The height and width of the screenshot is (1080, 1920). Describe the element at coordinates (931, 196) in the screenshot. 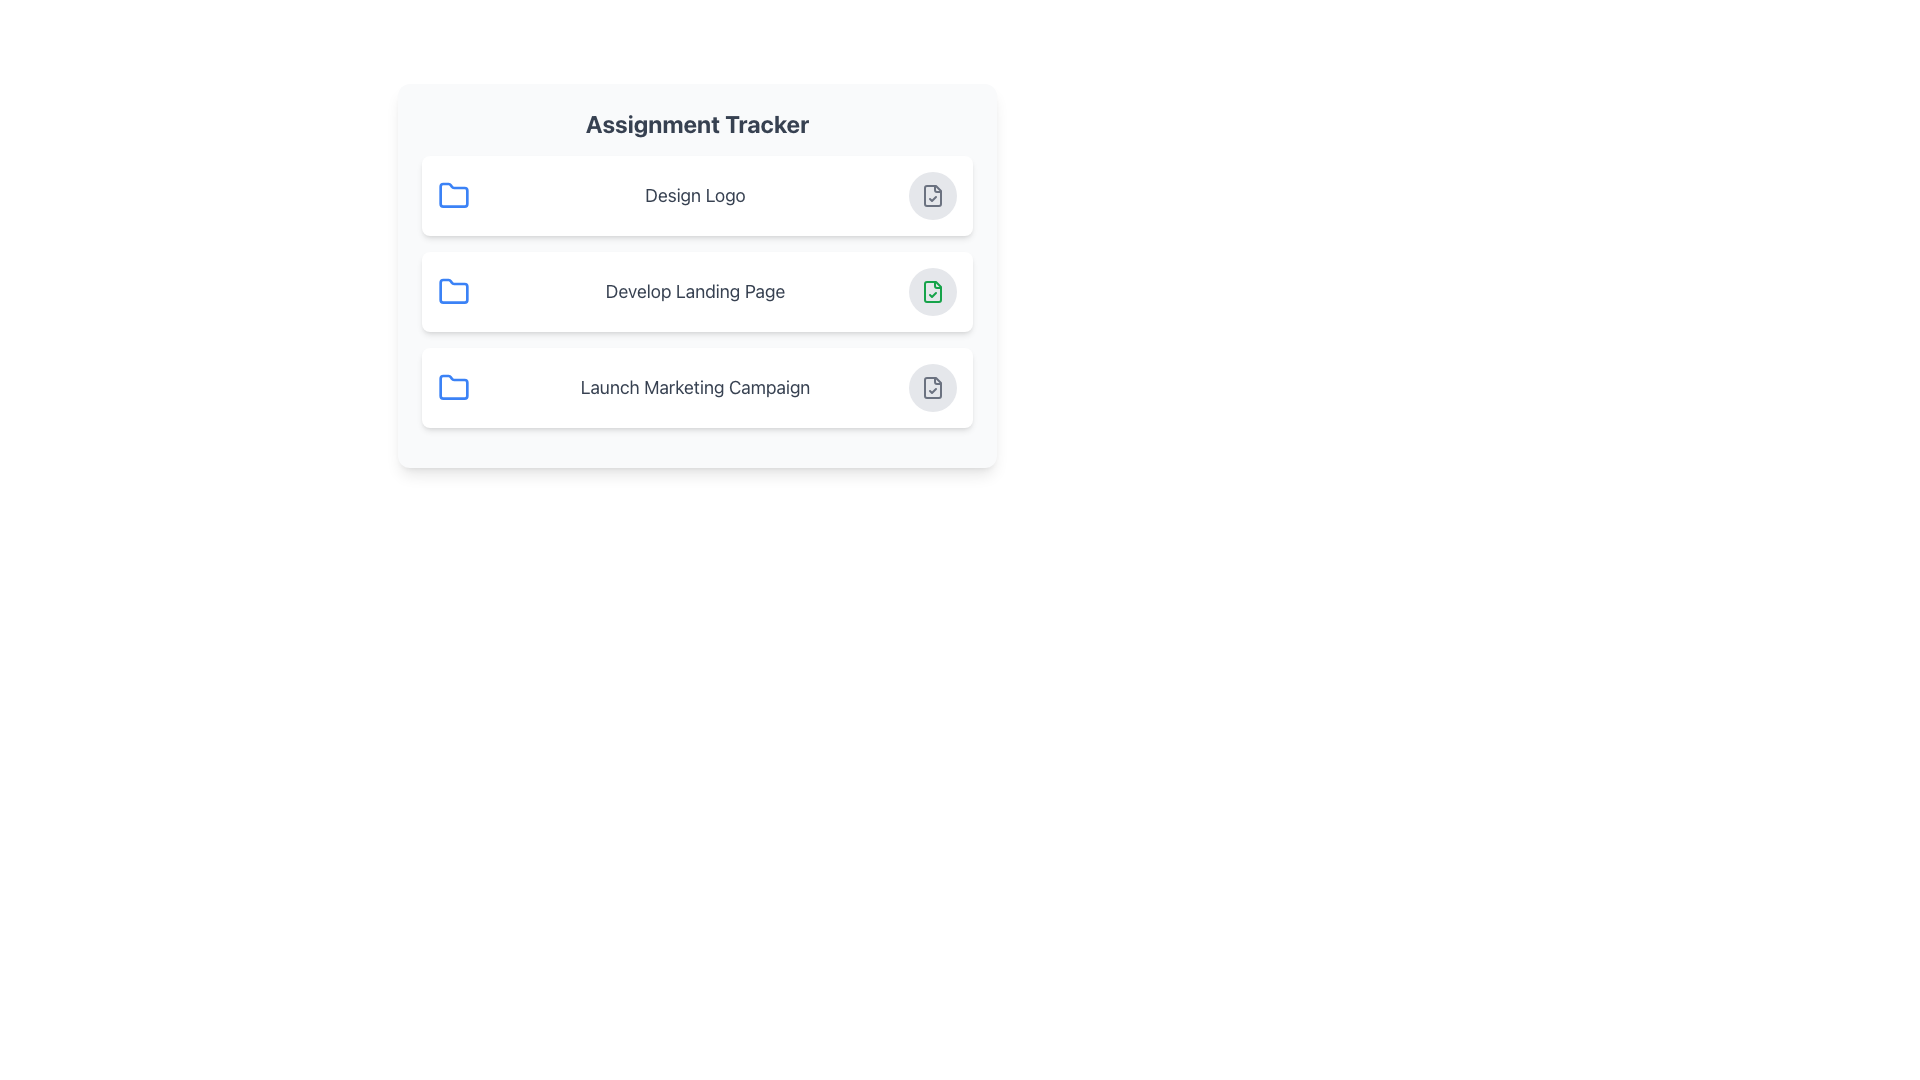

I see `the Graphic Icon representing a file with a check mark, located adjacent to the label 'Design Logo' in the task list` at that location.